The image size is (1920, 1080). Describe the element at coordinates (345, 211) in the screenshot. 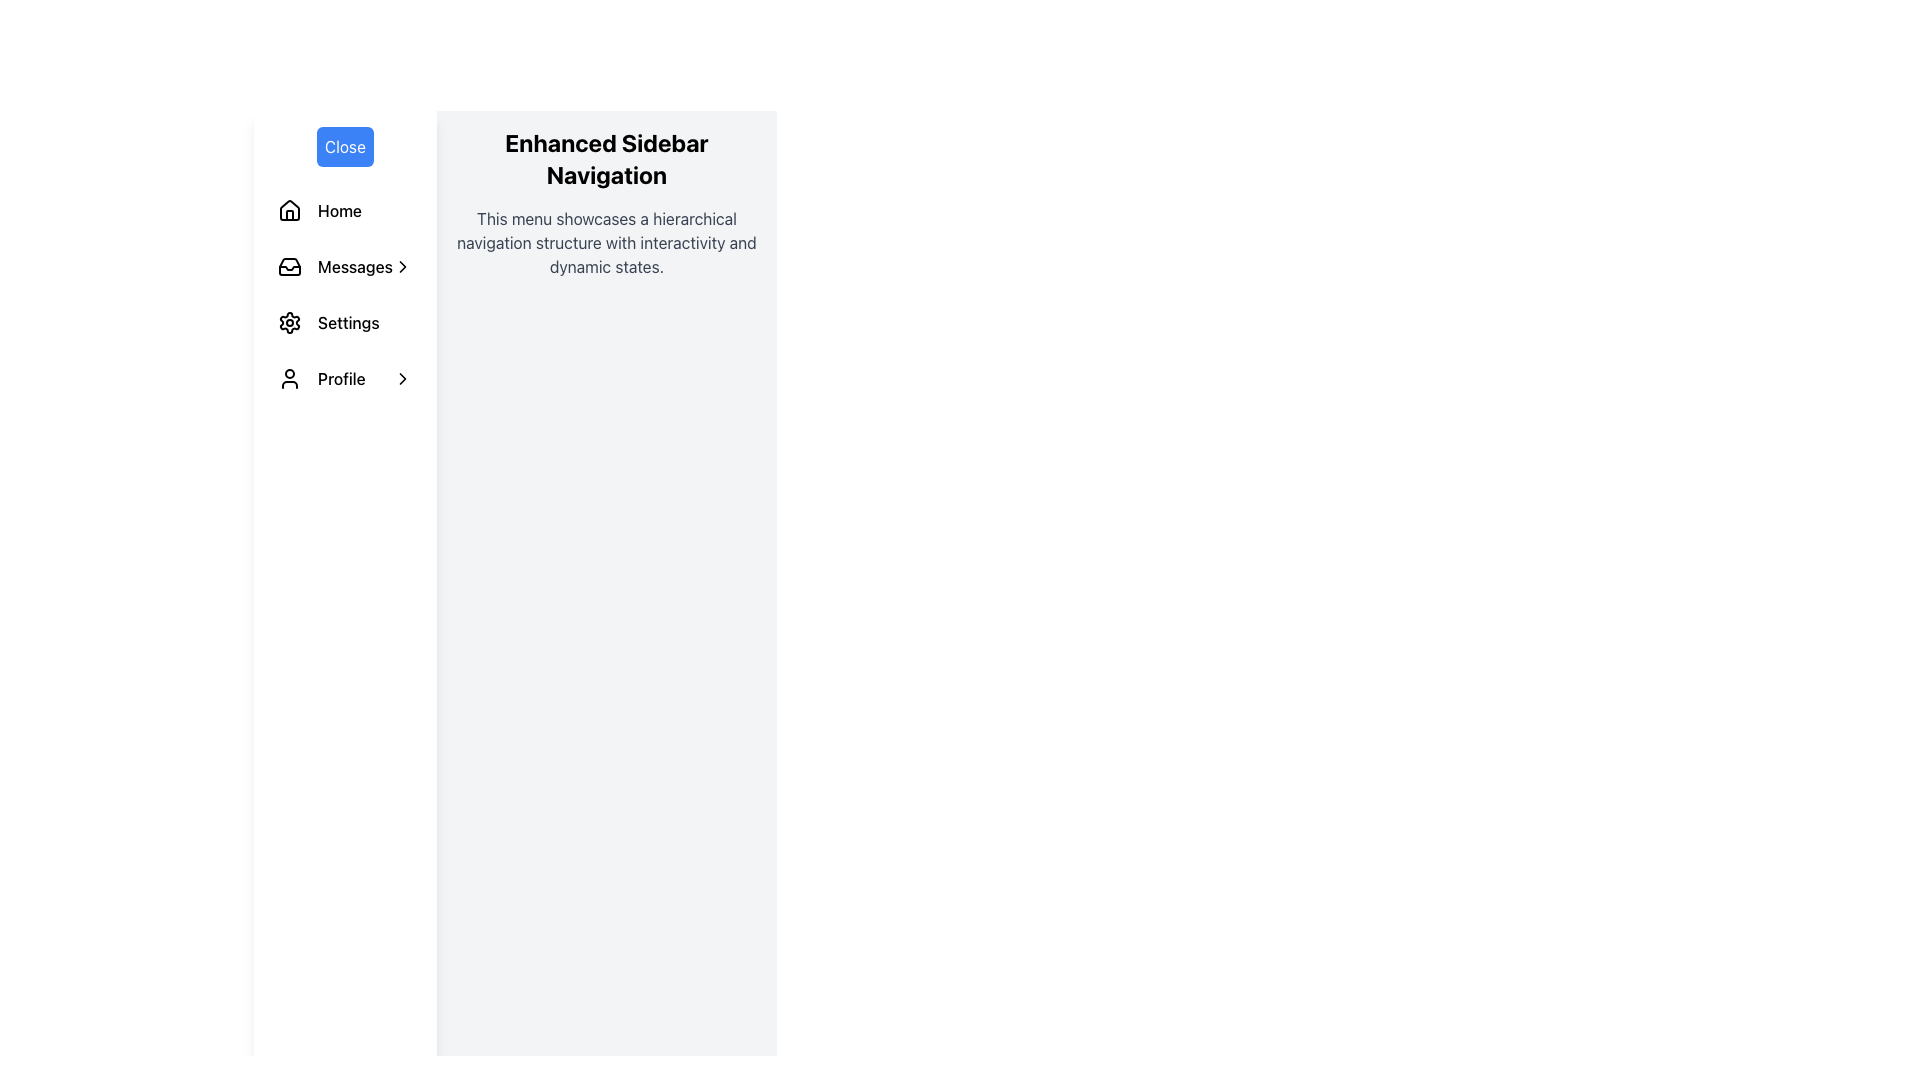

I see `the 'Home' button located at the top of the sidebar, which features a house icon and is the first navigation option` at that location.